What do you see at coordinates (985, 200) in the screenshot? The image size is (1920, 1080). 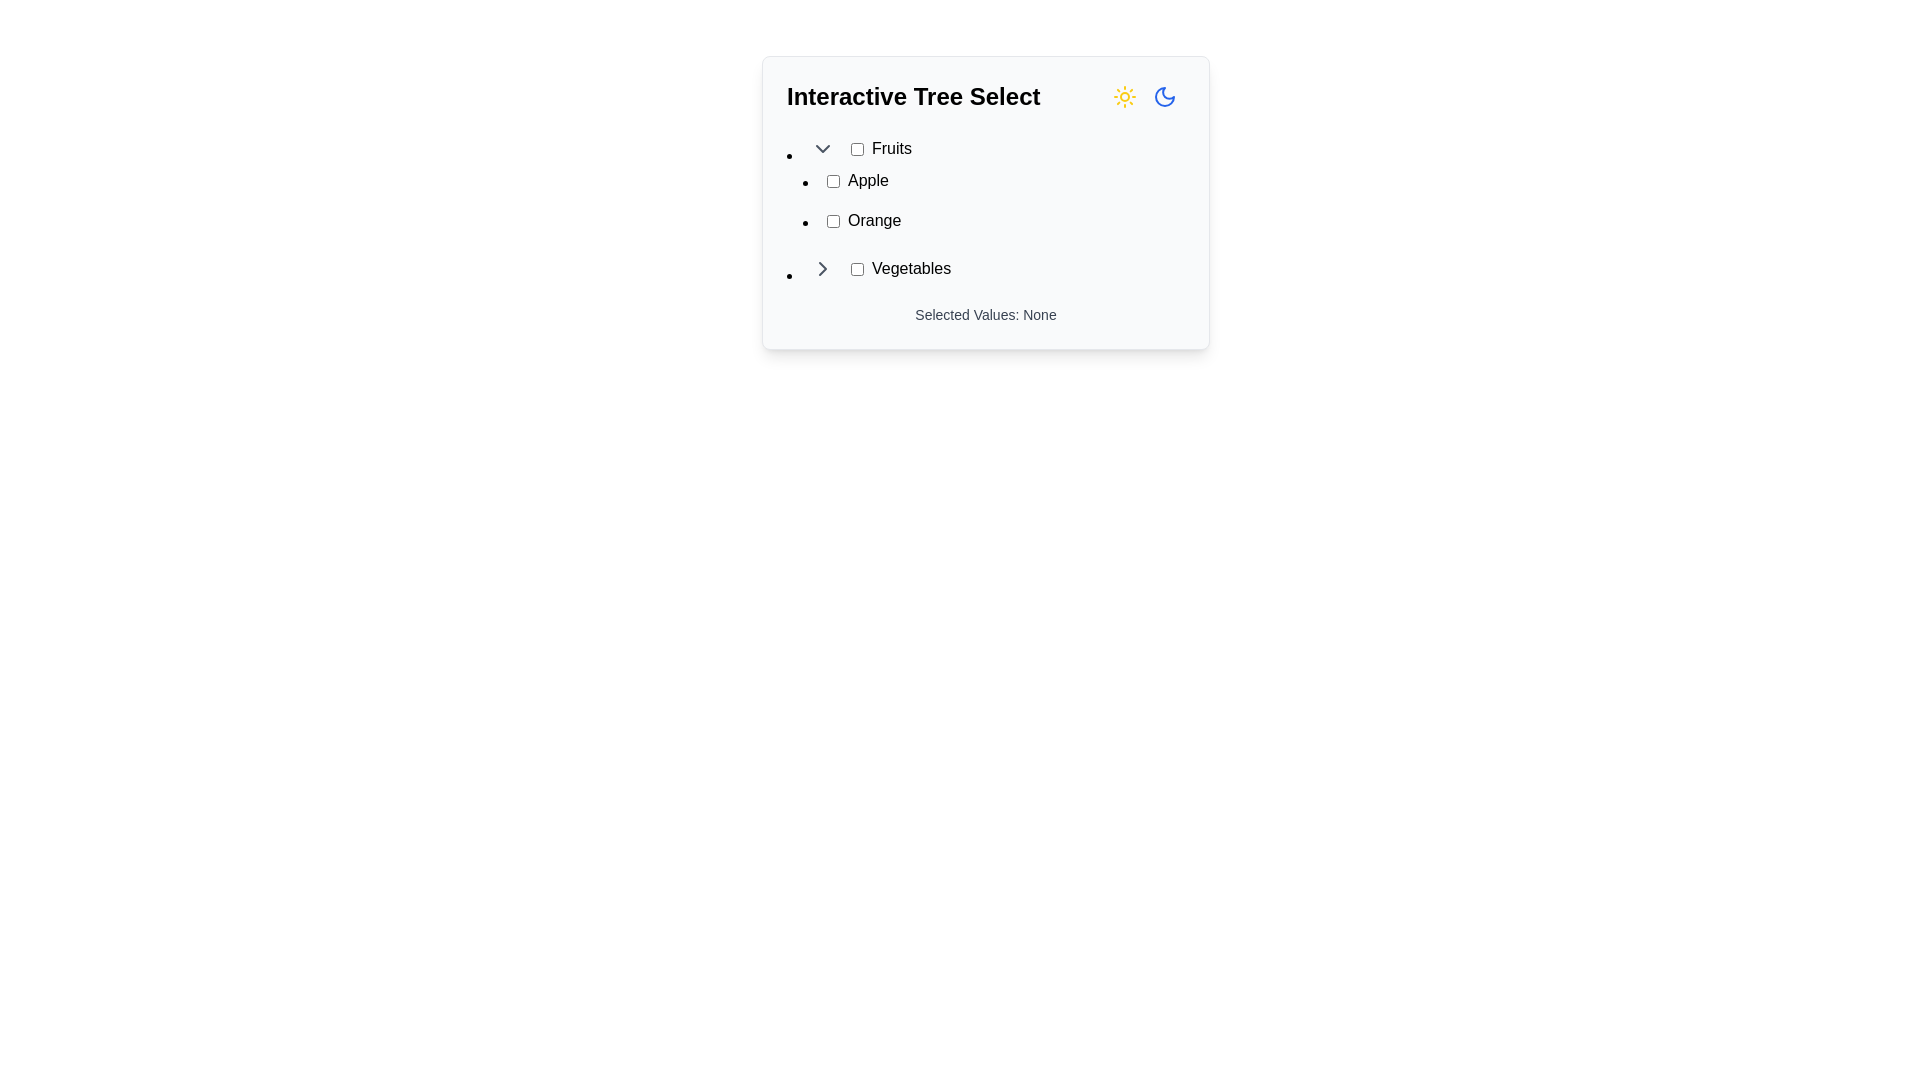 I see `or deselect the checkbox for the 'Apple' or 'Orange' item in the Tree select sublist located under the 'Fruits' label` at bounding box center [985, 200].